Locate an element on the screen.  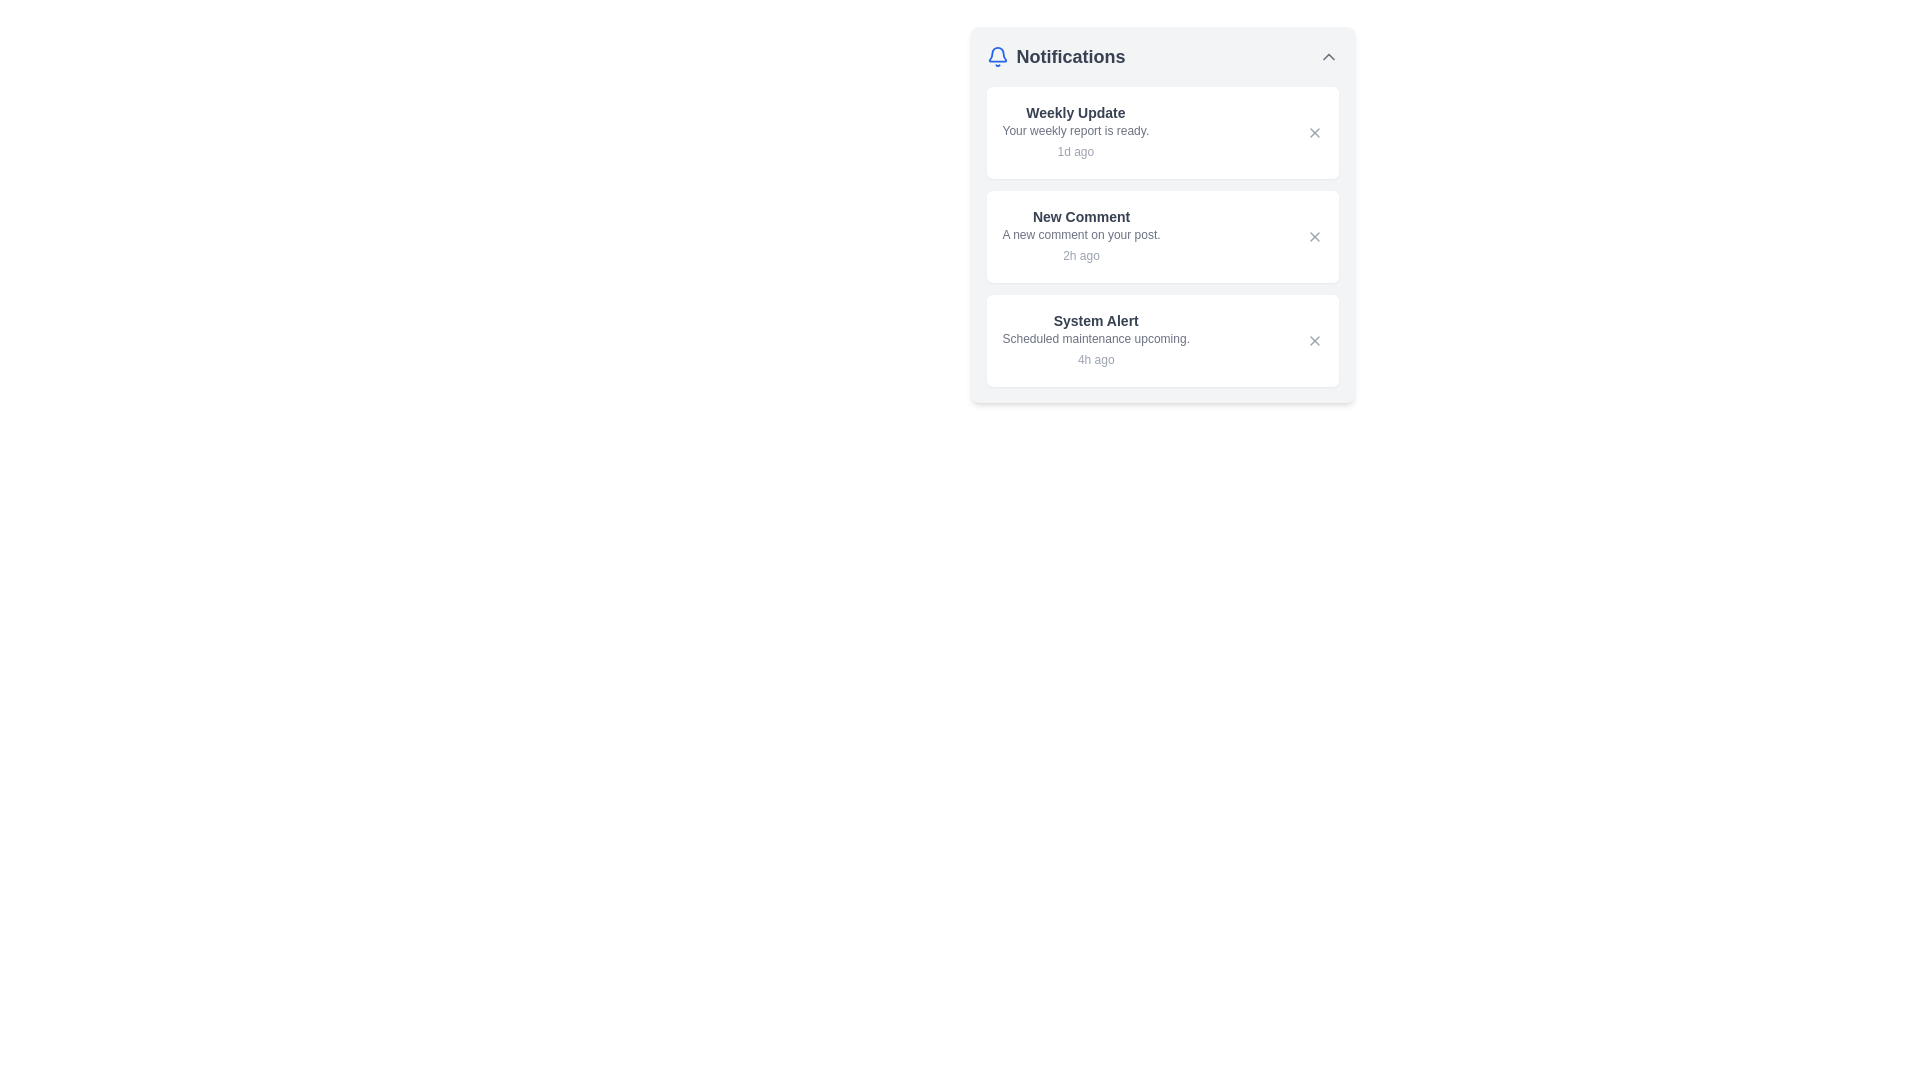
the static text label reading 'Notifications' which is prominently displayed in bold dark gray on a light gray background, located at the top-left corner of the notification summary panel is located at coordinates (1069, 56).